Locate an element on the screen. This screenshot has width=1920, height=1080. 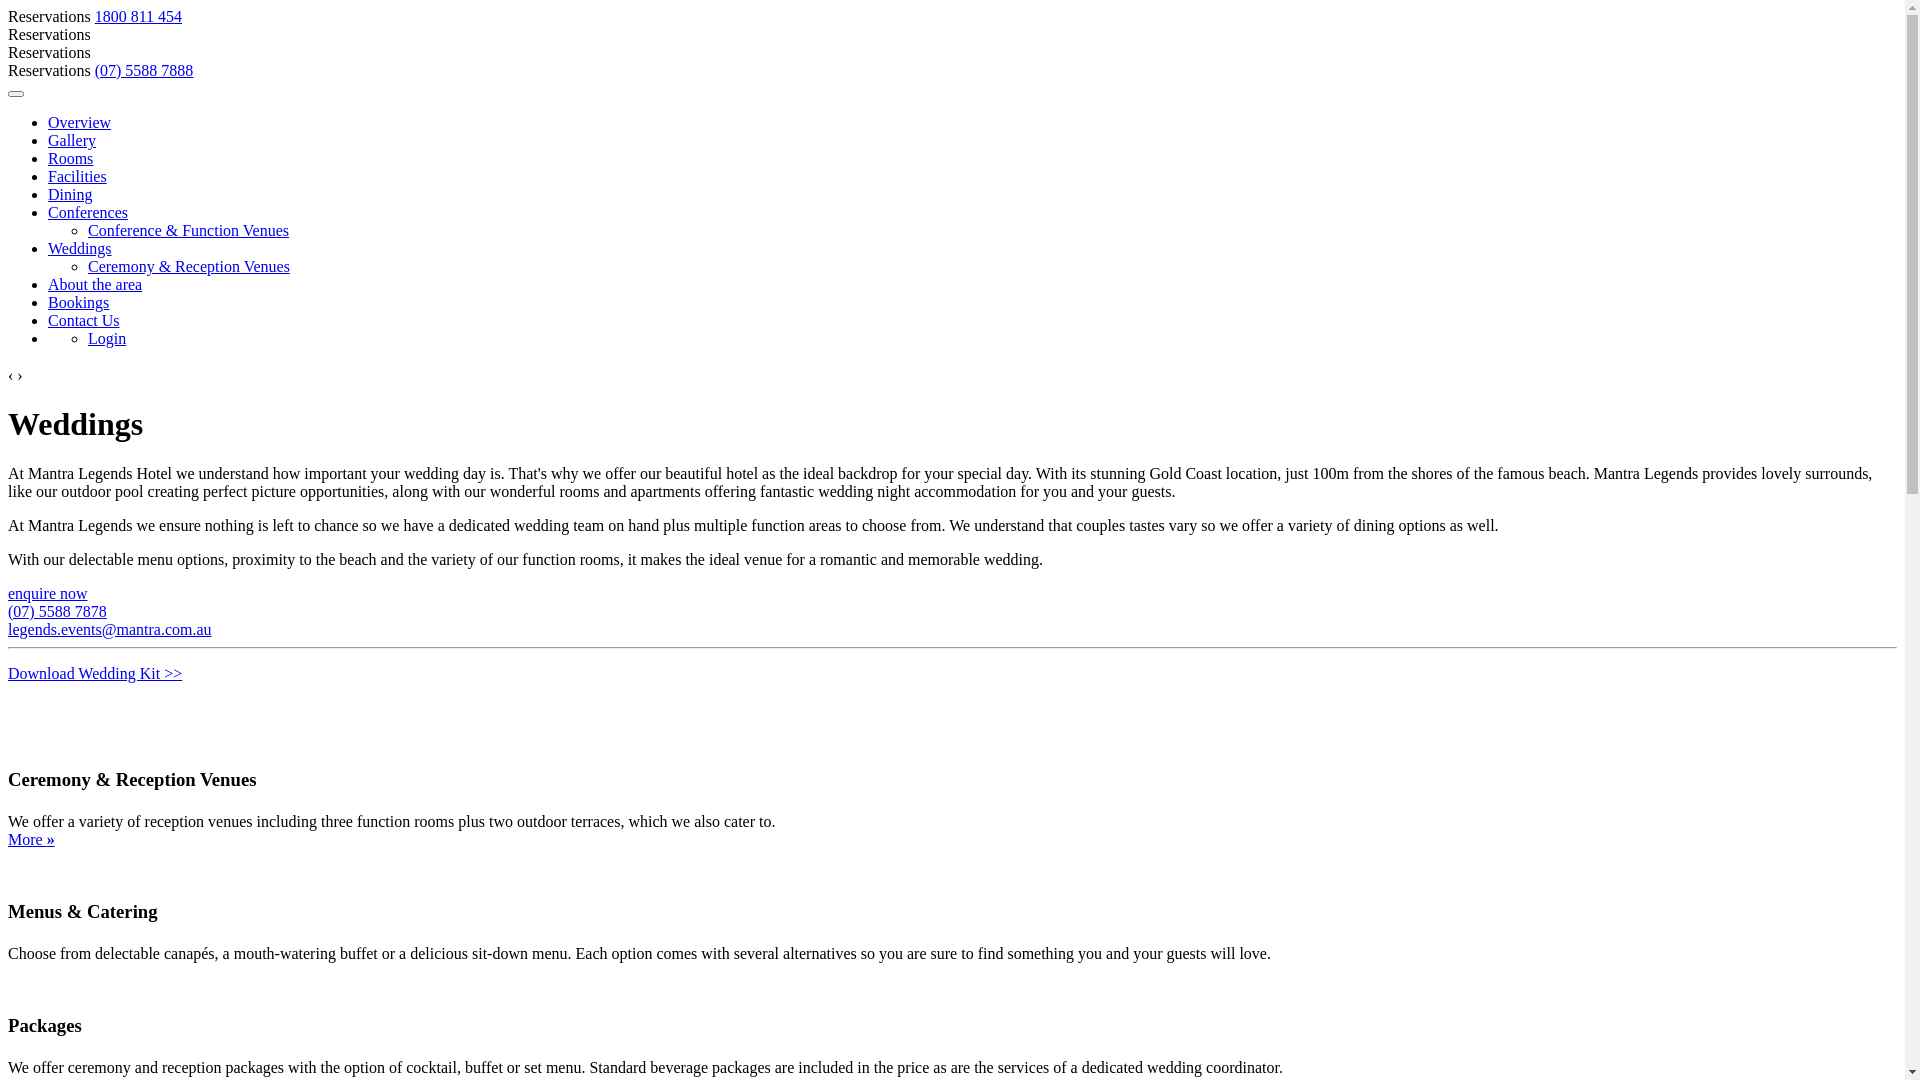
'legends.events@mantra.com.au' is located at coordinates (109, 628).